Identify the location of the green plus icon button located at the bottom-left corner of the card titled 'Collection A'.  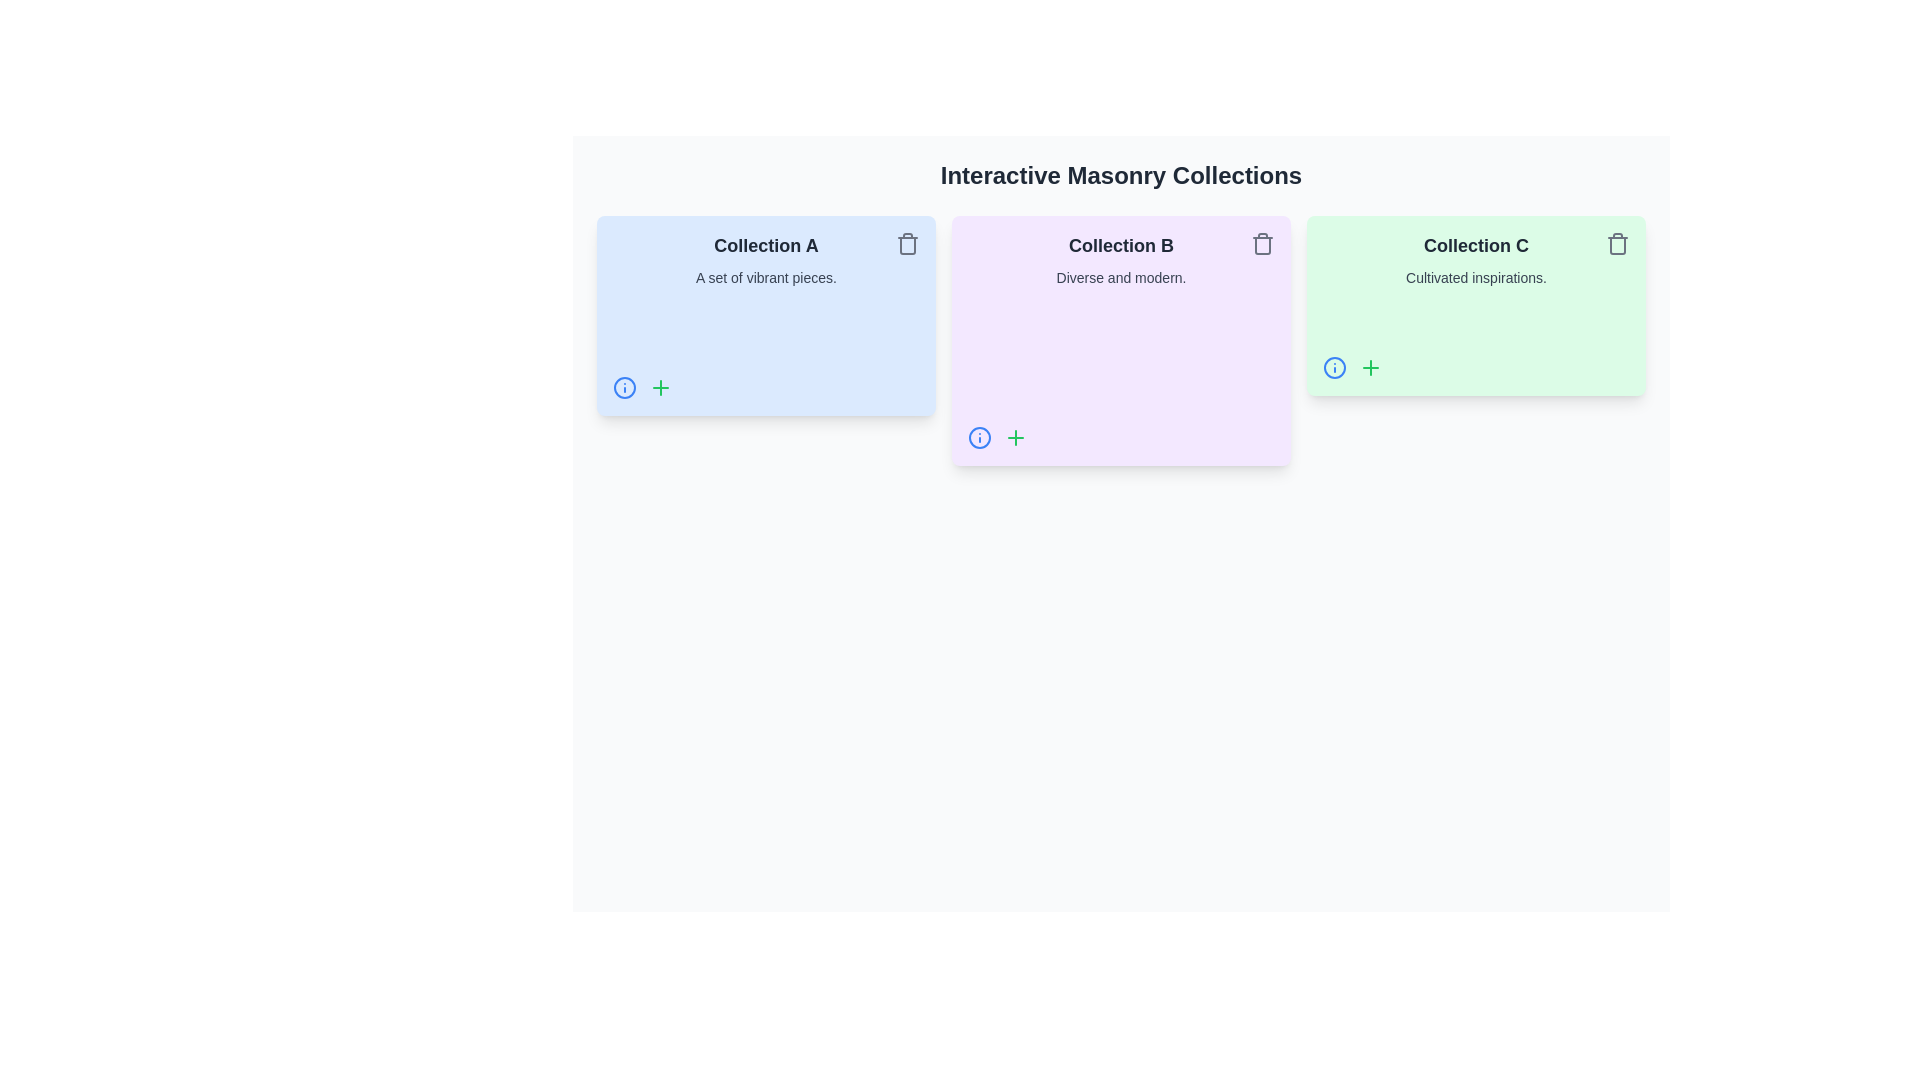
(661, 388).